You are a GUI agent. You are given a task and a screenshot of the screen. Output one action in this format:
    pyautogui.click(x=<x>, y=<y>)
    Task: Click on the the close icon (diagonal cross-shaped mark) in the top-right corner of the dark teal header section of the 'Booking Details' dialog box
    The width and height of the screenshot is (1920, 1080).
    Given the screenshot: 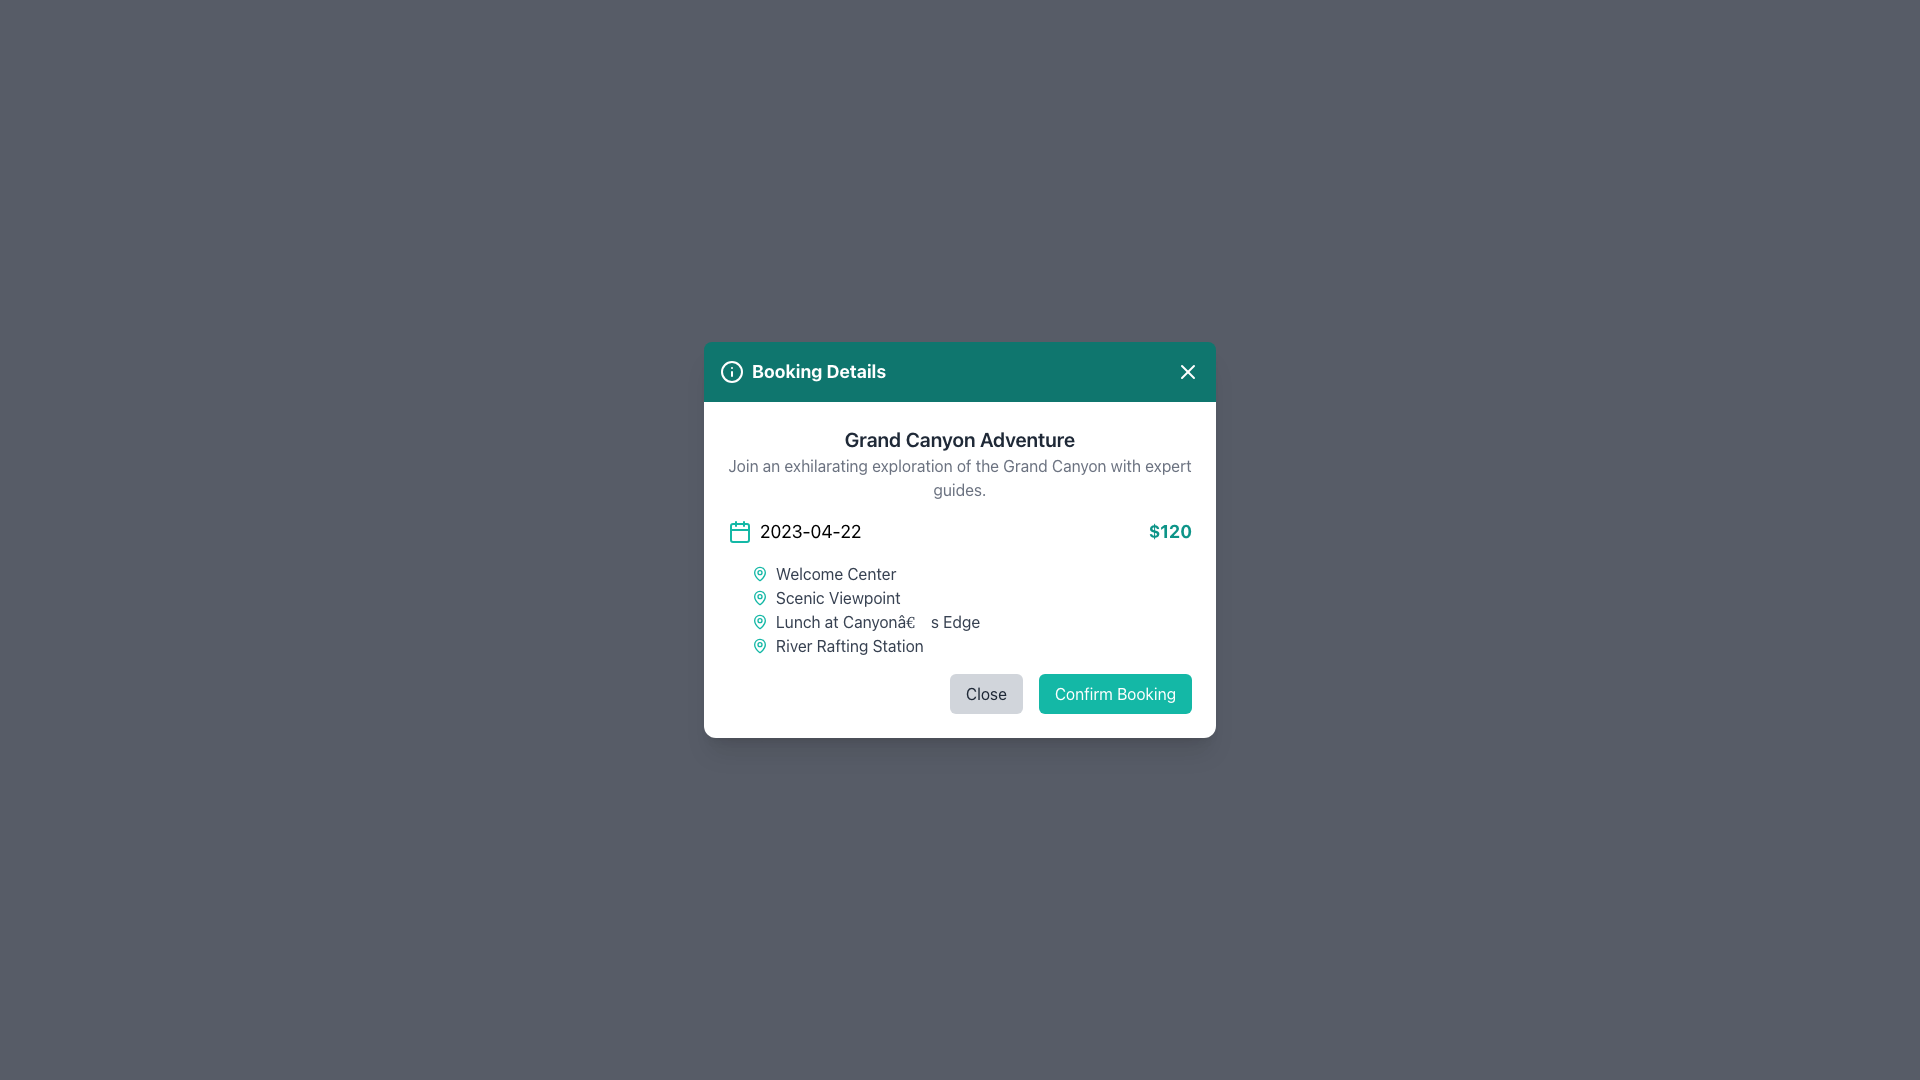 What is the action you would take?
    pyautogui.click(x=1188, y=371)
    